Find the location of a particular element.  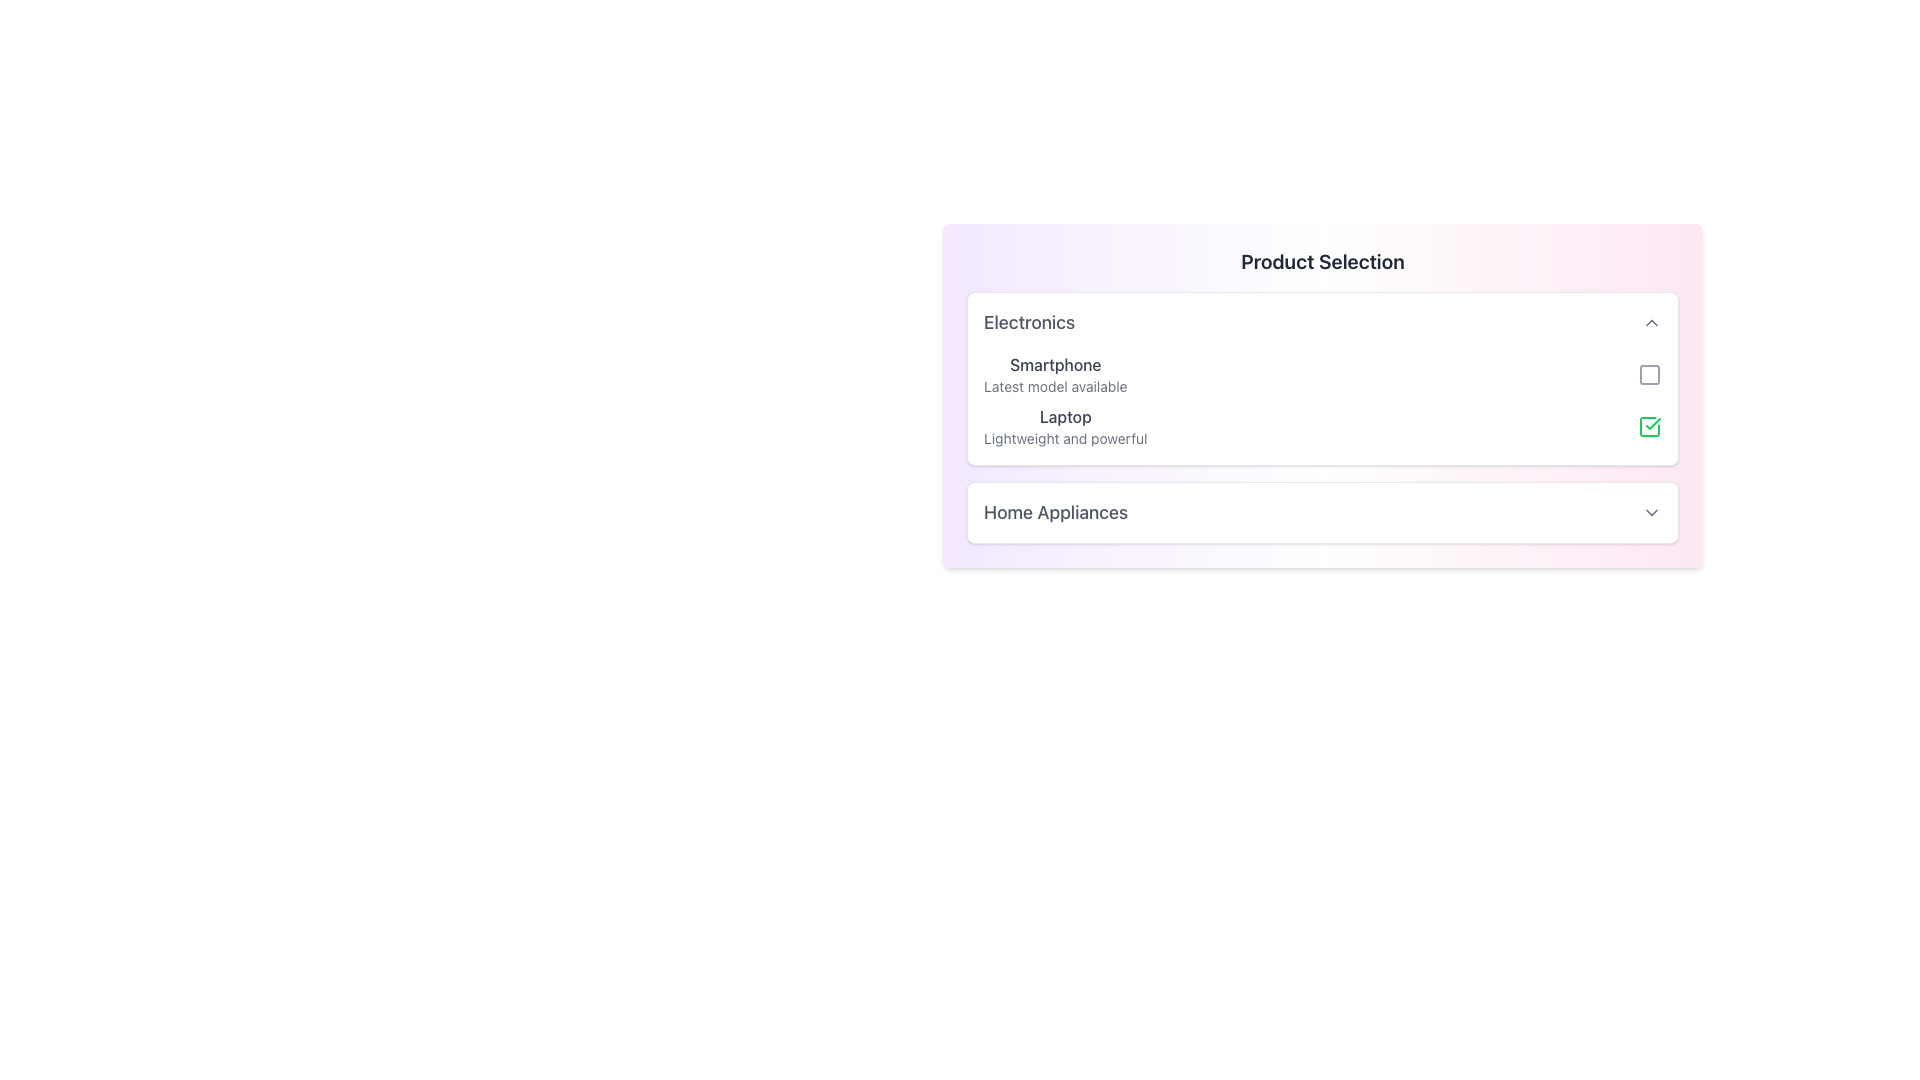

the text label that reads 'Laptop', which is styled in gray and is located under the 'Electronics' category section is located at coordinates (1064, 415).